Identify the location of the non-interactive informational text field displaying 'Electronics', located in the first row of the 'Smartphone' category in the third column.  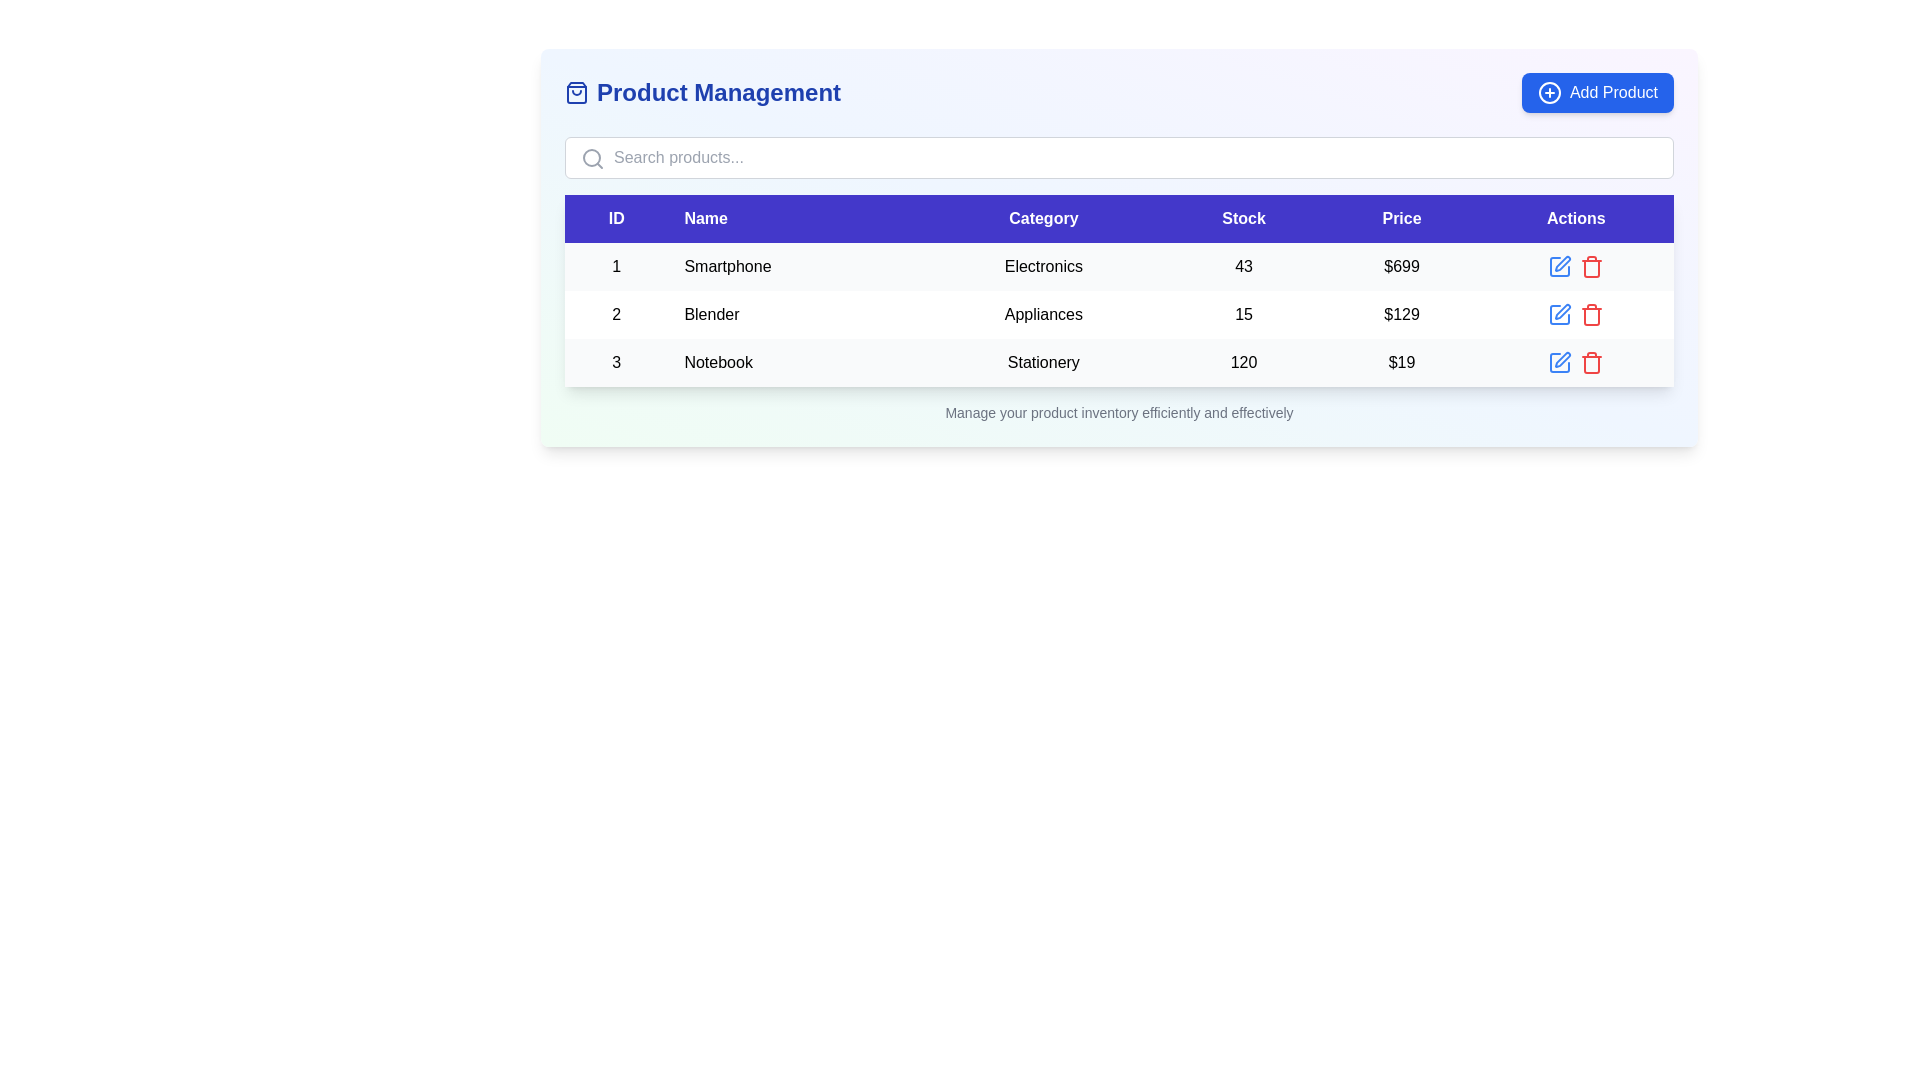
(1042, 265).